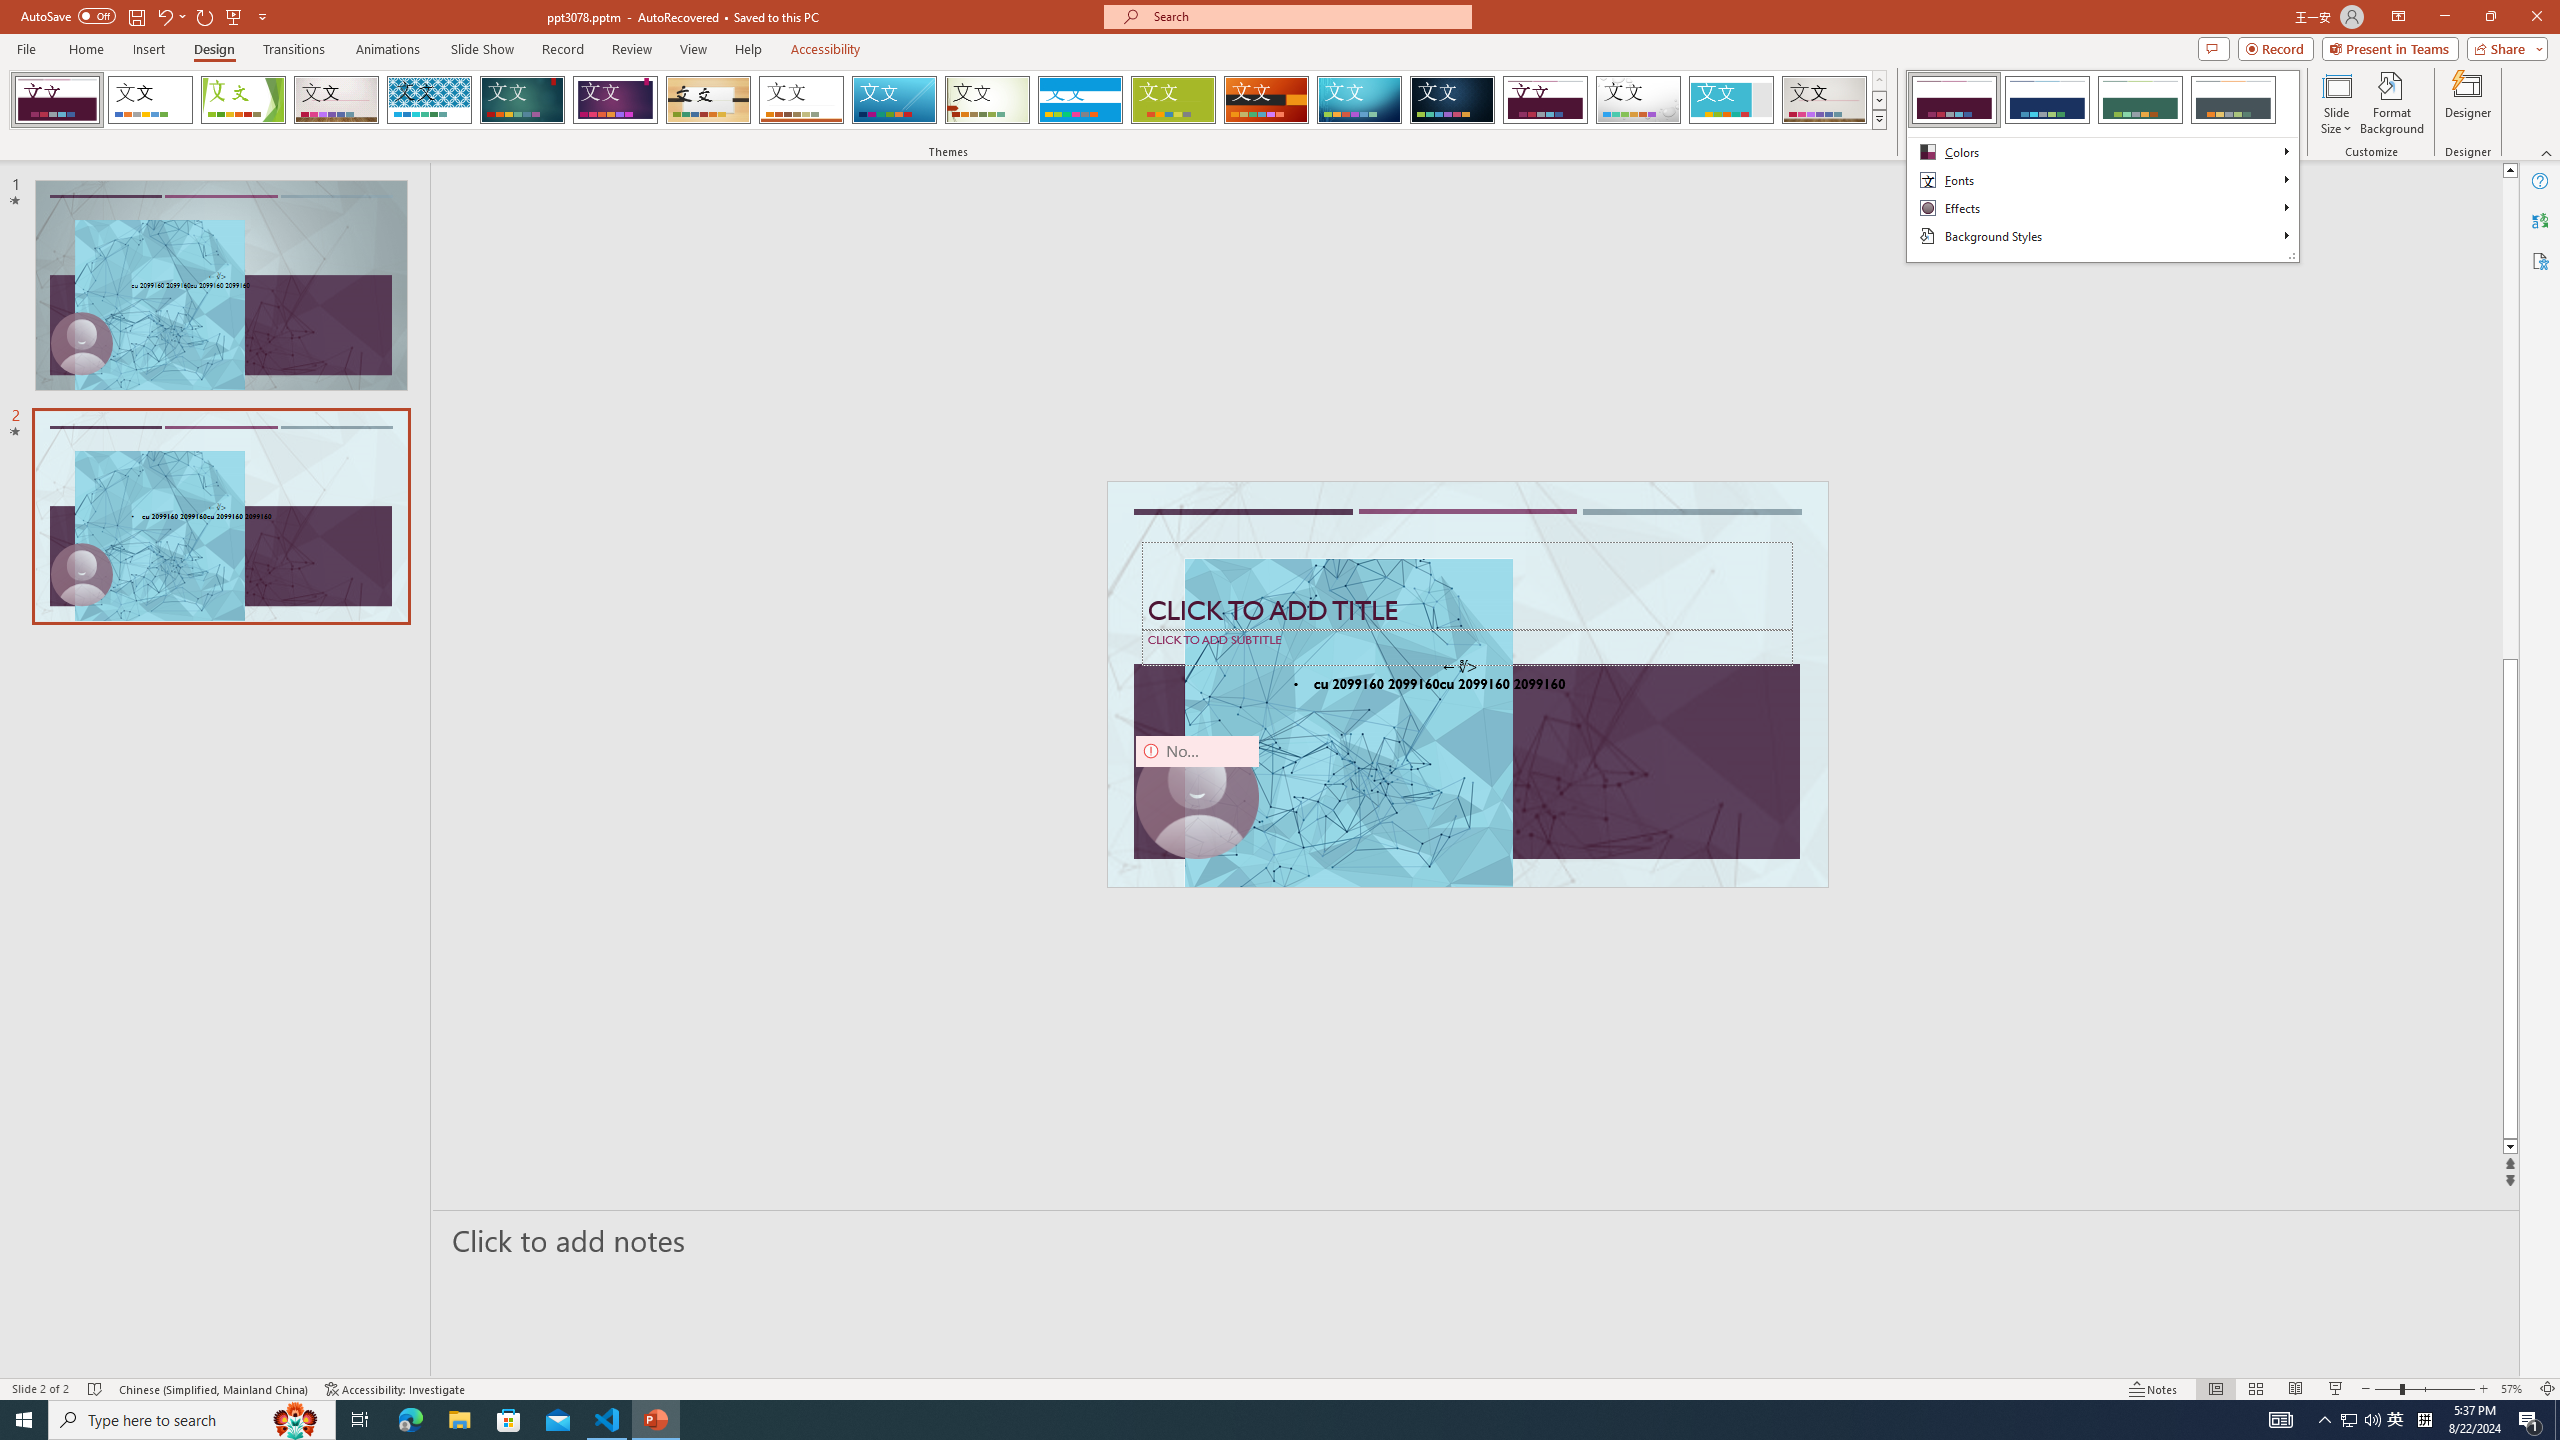 This screenshot has height=1440, width=2560. Describe the element at coordinates (1466, 585) in the screenshot. I see `'Title TextBox'` at that location.